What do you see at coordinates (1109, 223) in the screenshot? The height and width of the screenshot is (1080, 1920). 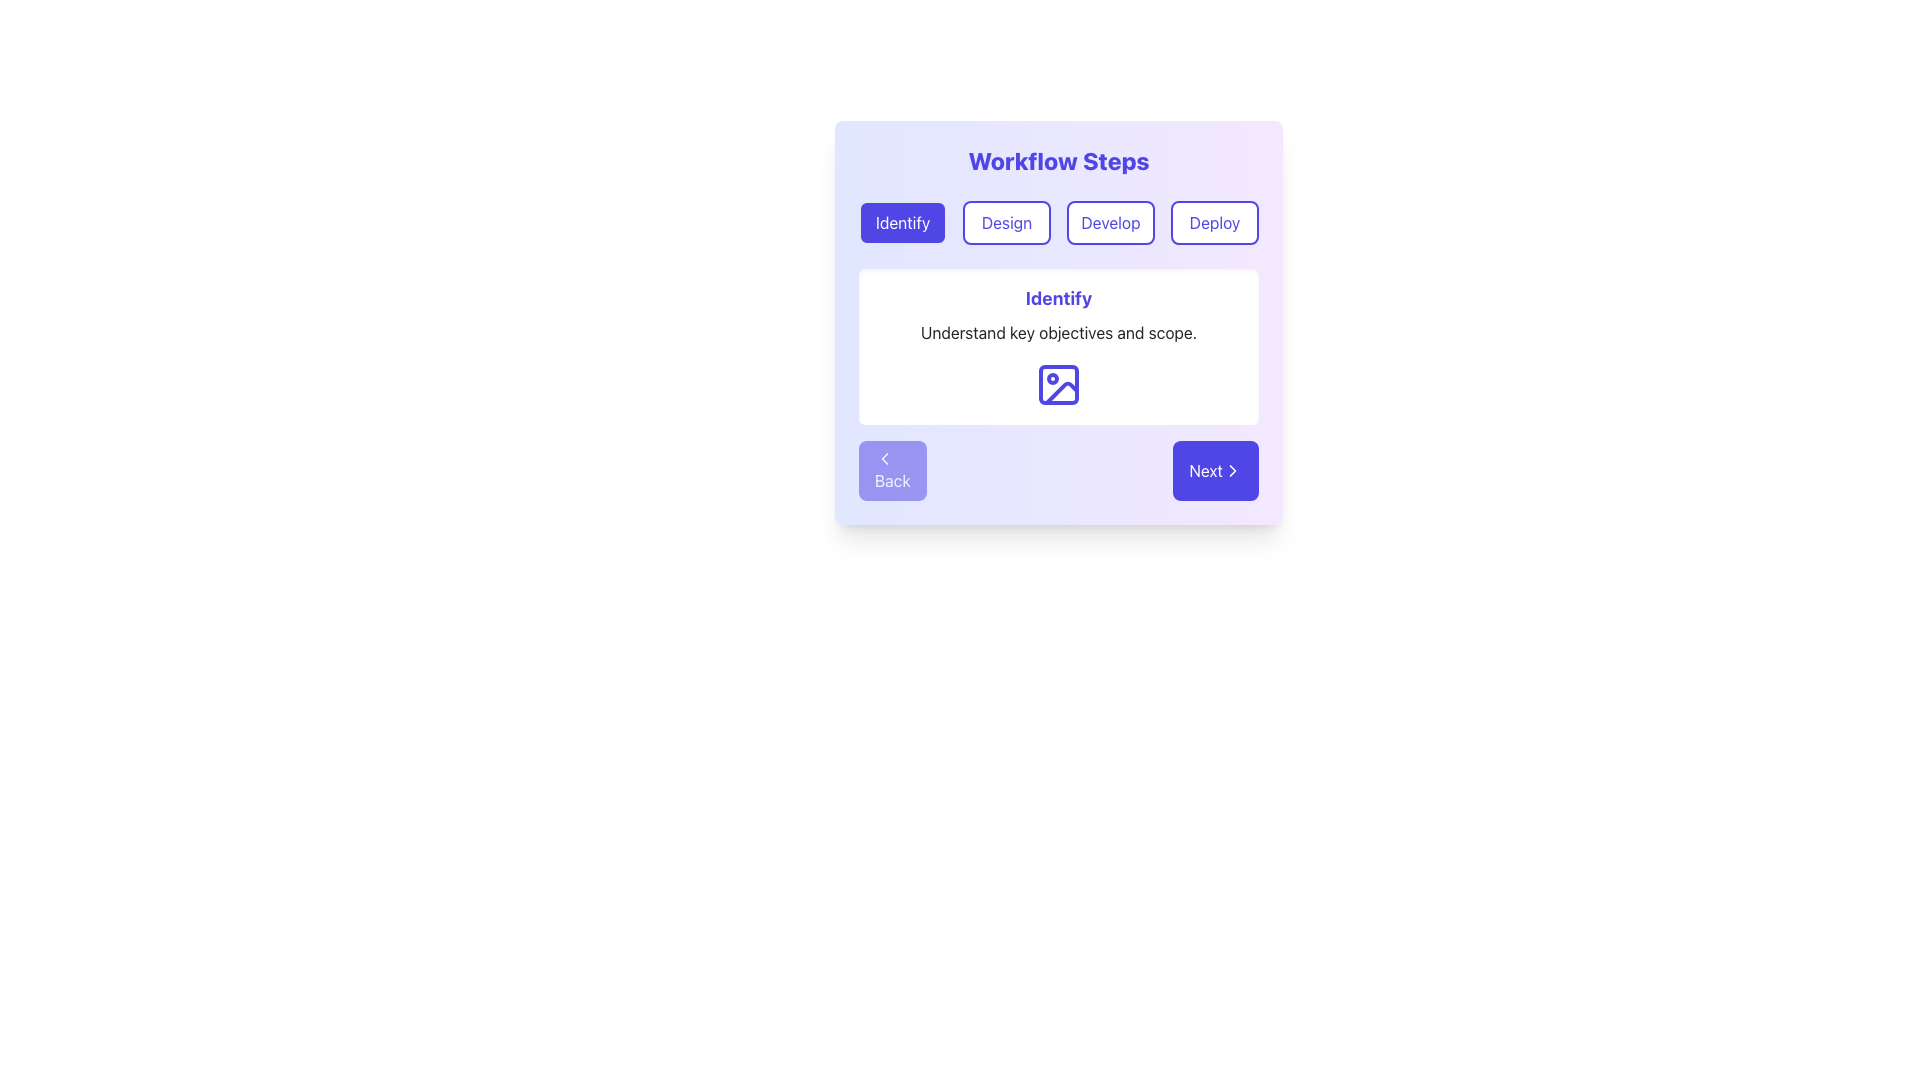 I see `the 'Develop' button in the Workflow Steps section` at bounding box center [1109, 223].